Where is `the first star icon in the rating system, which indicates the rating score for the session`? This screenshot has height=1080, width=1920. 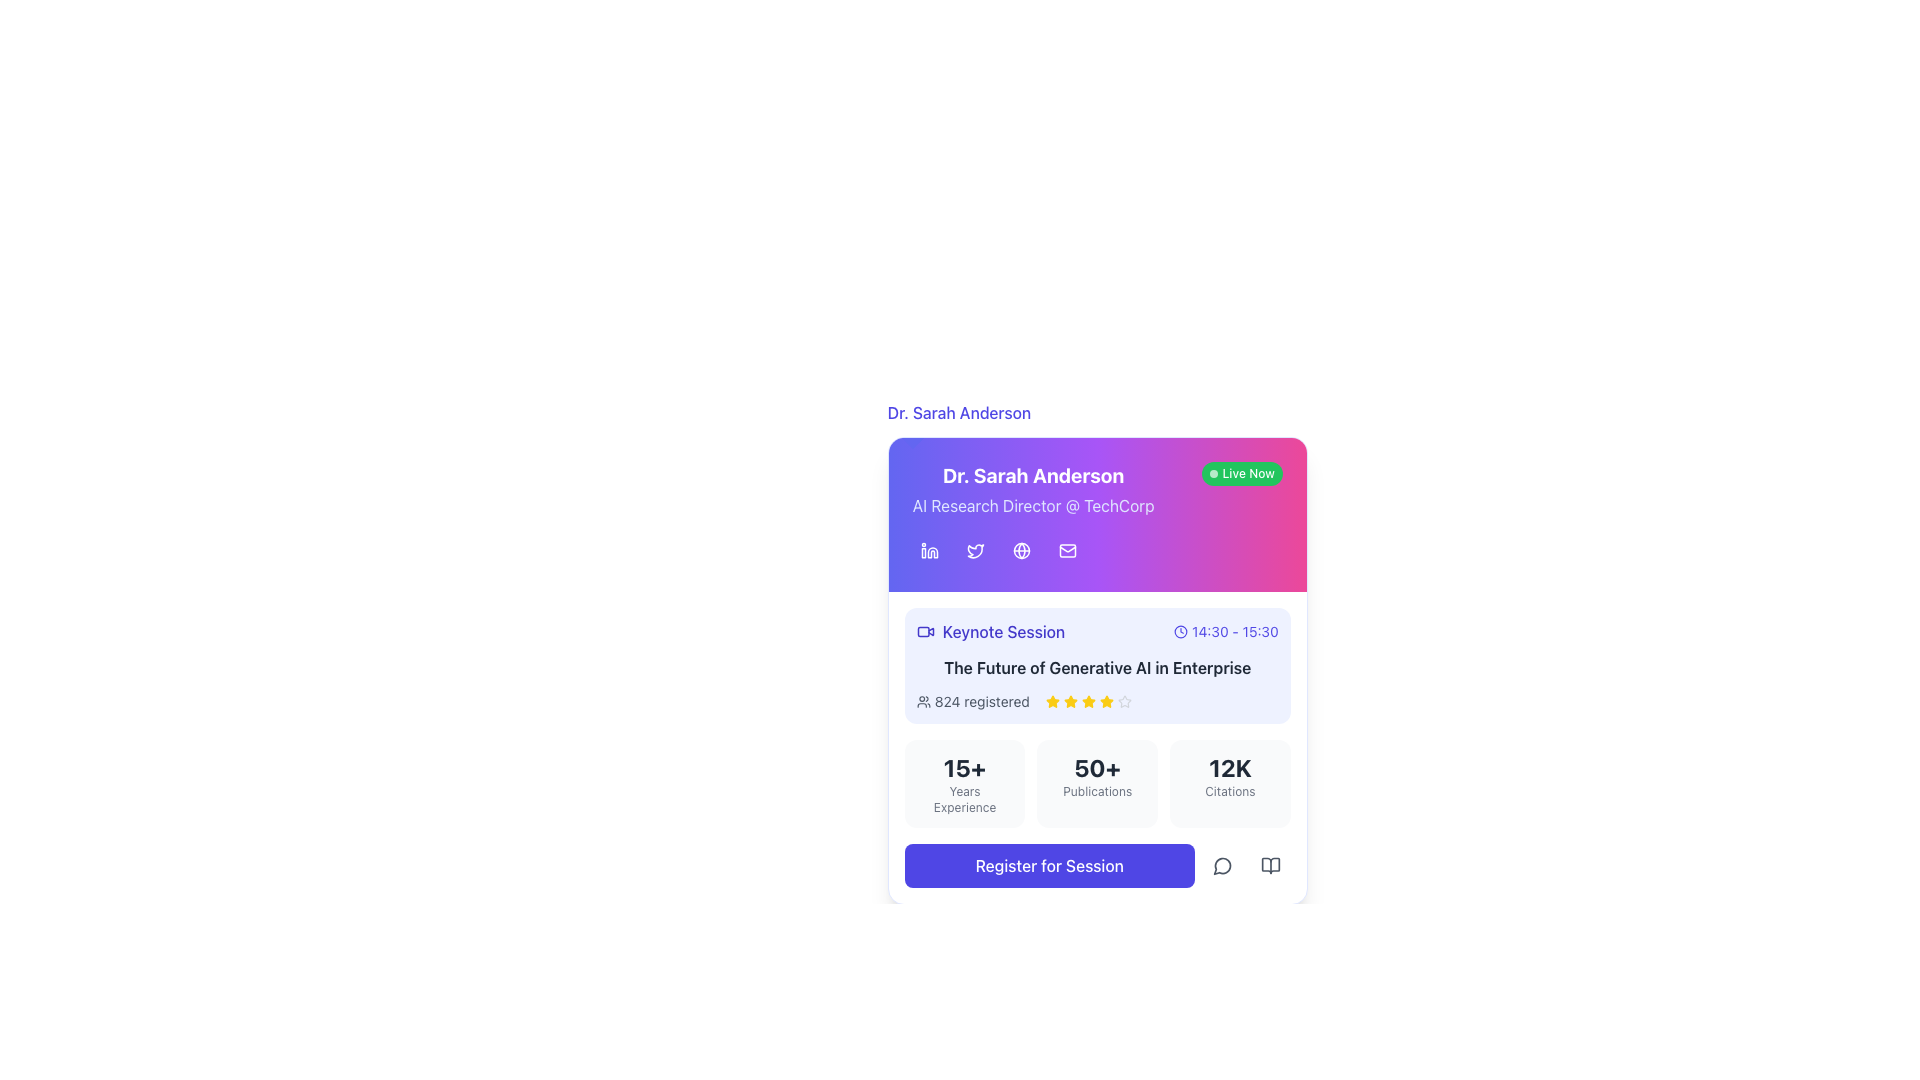 the first star icon in the rating system, which indicates the rating score for the session is located at coordinates (1051, 701).